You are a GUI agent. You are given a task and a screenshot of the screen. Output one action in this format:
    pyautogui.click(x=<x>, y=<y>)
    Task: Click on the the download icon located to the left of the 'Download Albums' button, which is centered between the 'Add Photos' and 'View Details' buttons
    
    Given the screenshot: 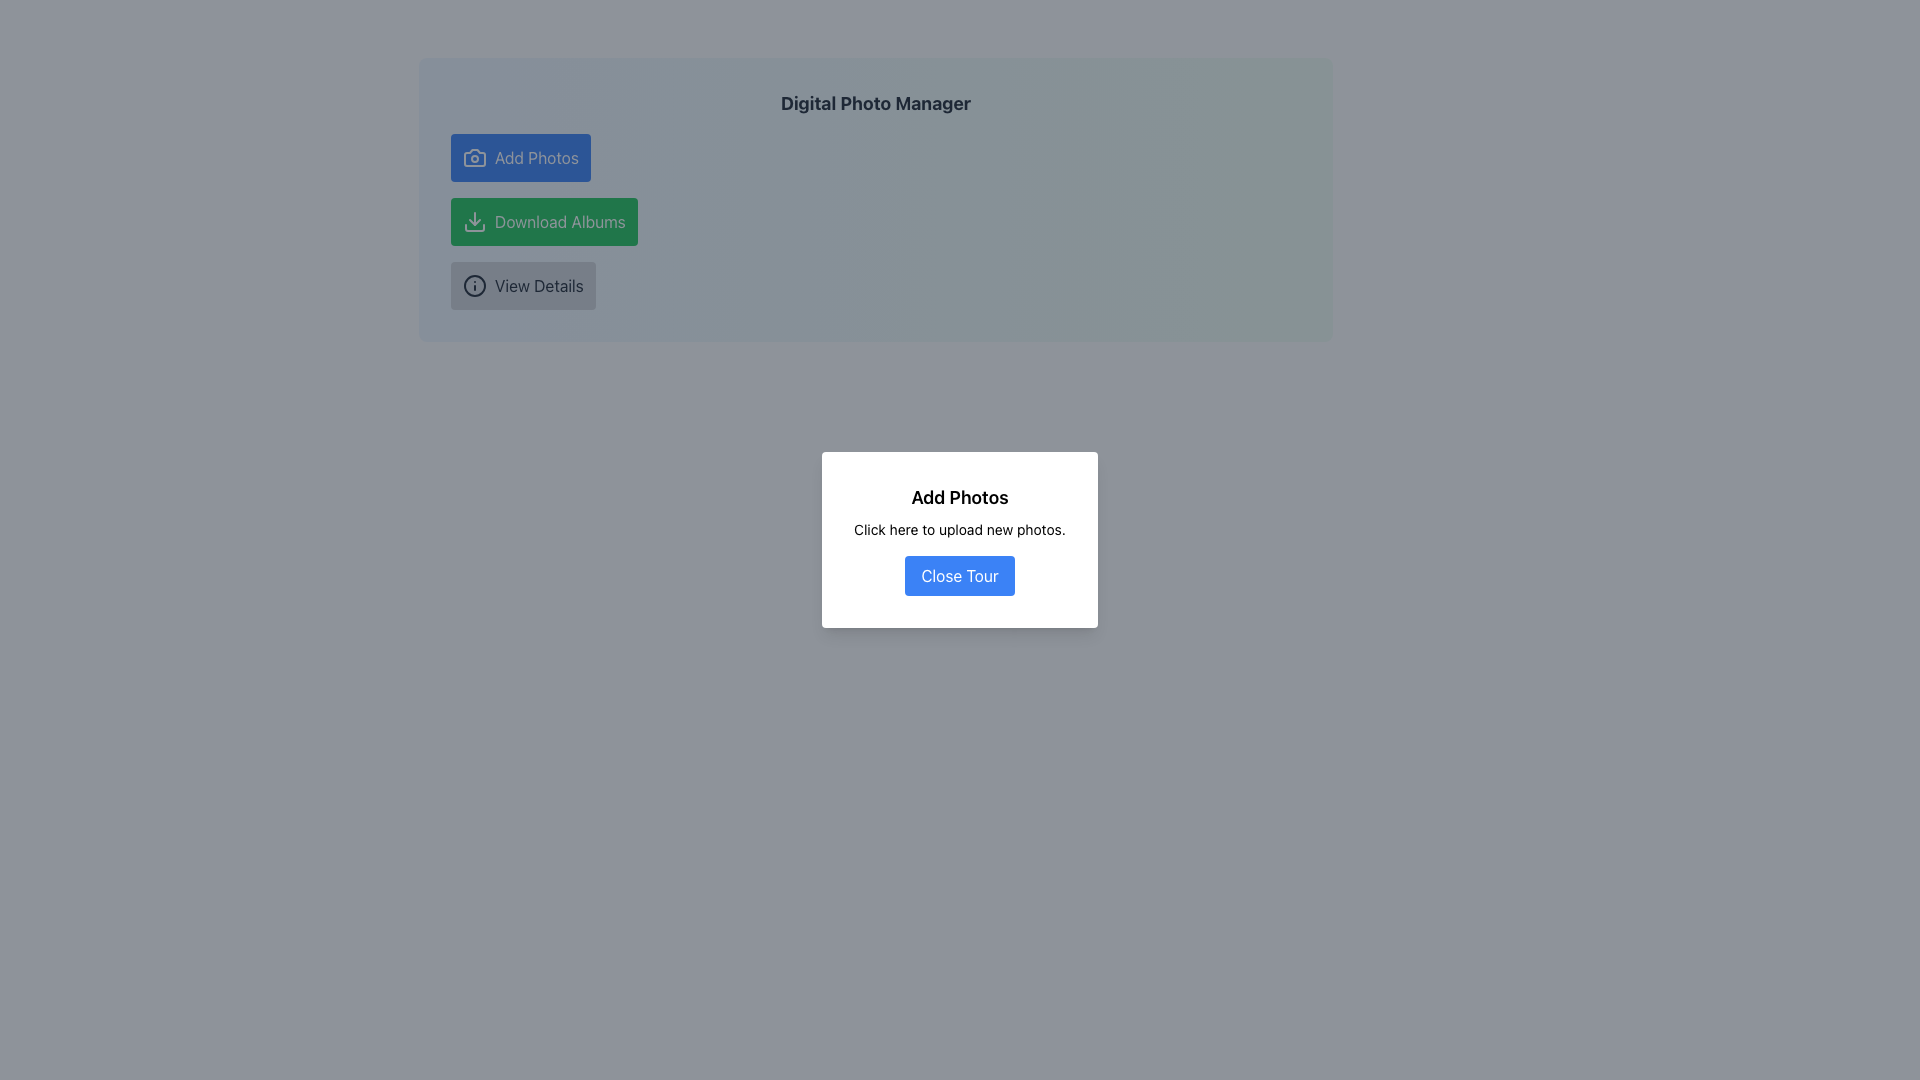 What is the action you would take?
    pyautogui.click(x=474, y=222)
    